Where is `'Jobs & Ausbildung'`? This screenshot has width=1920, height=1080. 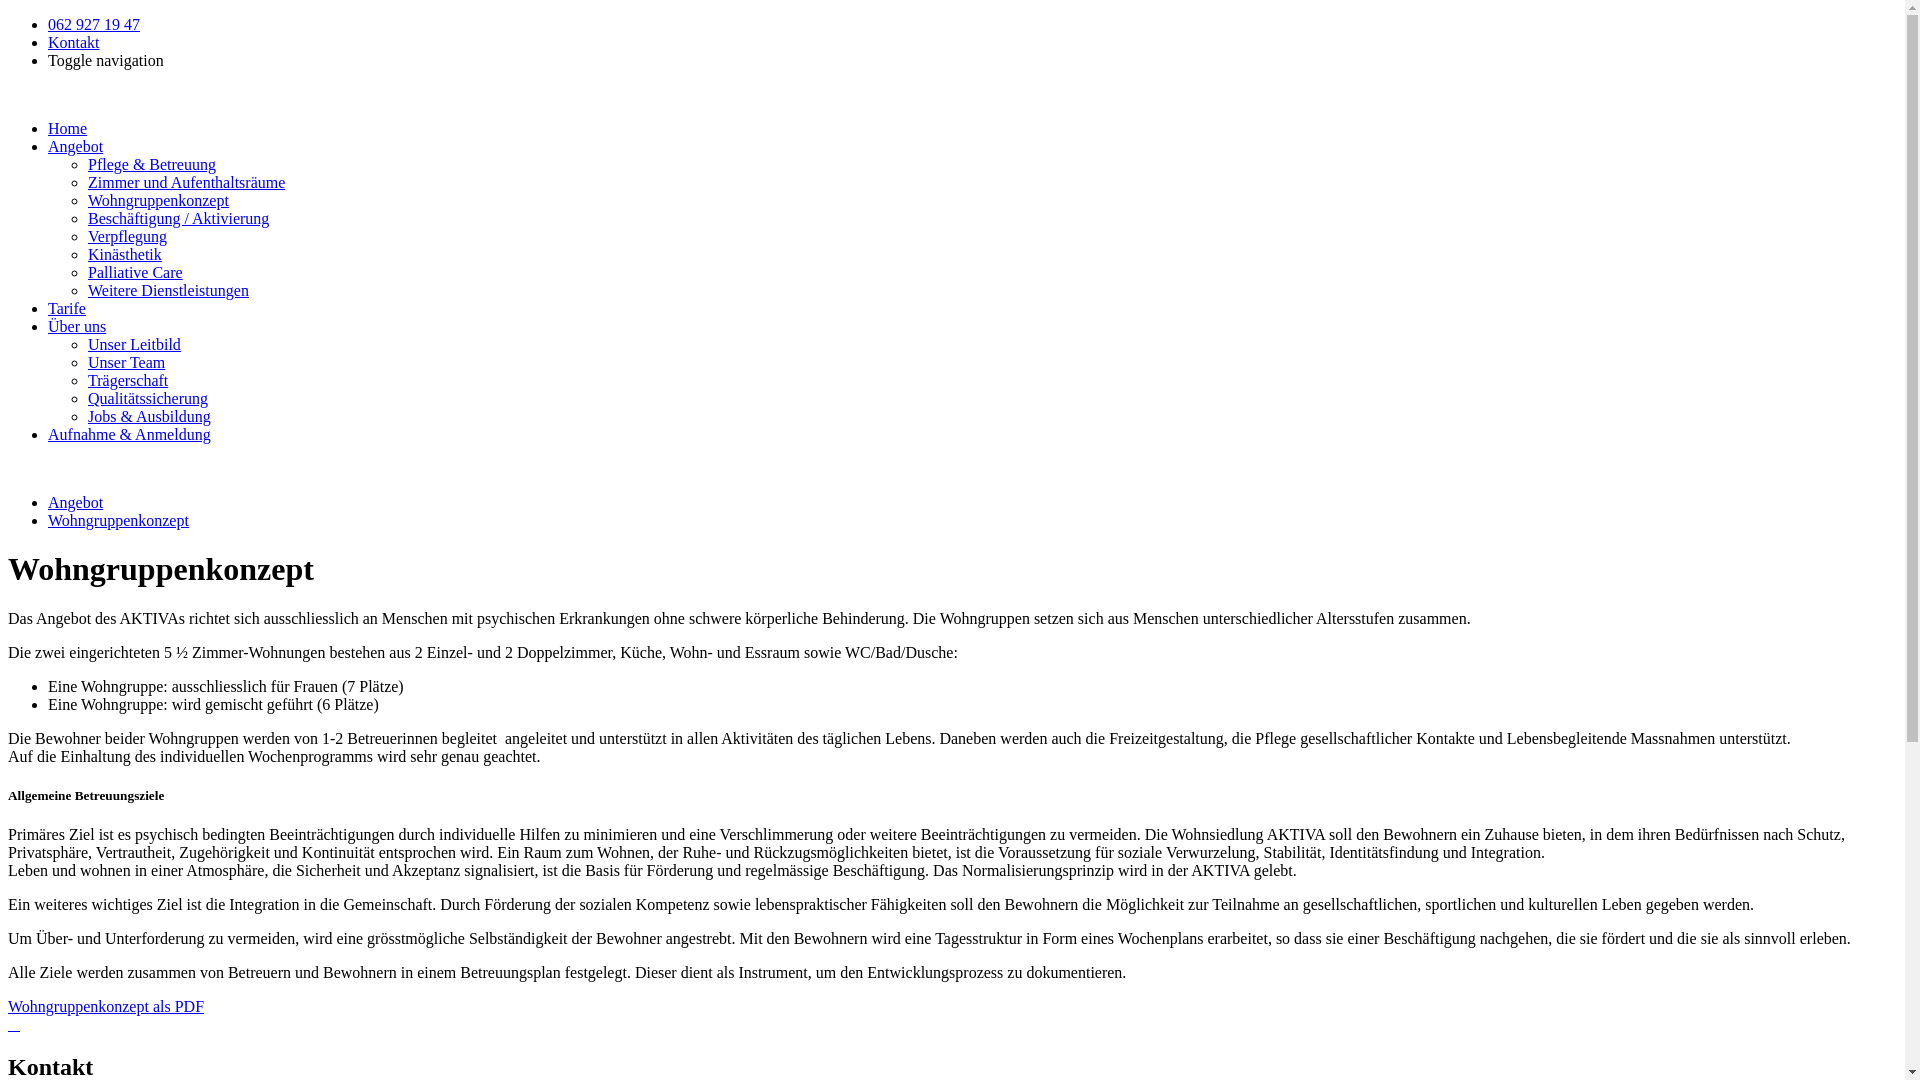
'Jobs & Ausbildung' is located at coordinates (148, 415).